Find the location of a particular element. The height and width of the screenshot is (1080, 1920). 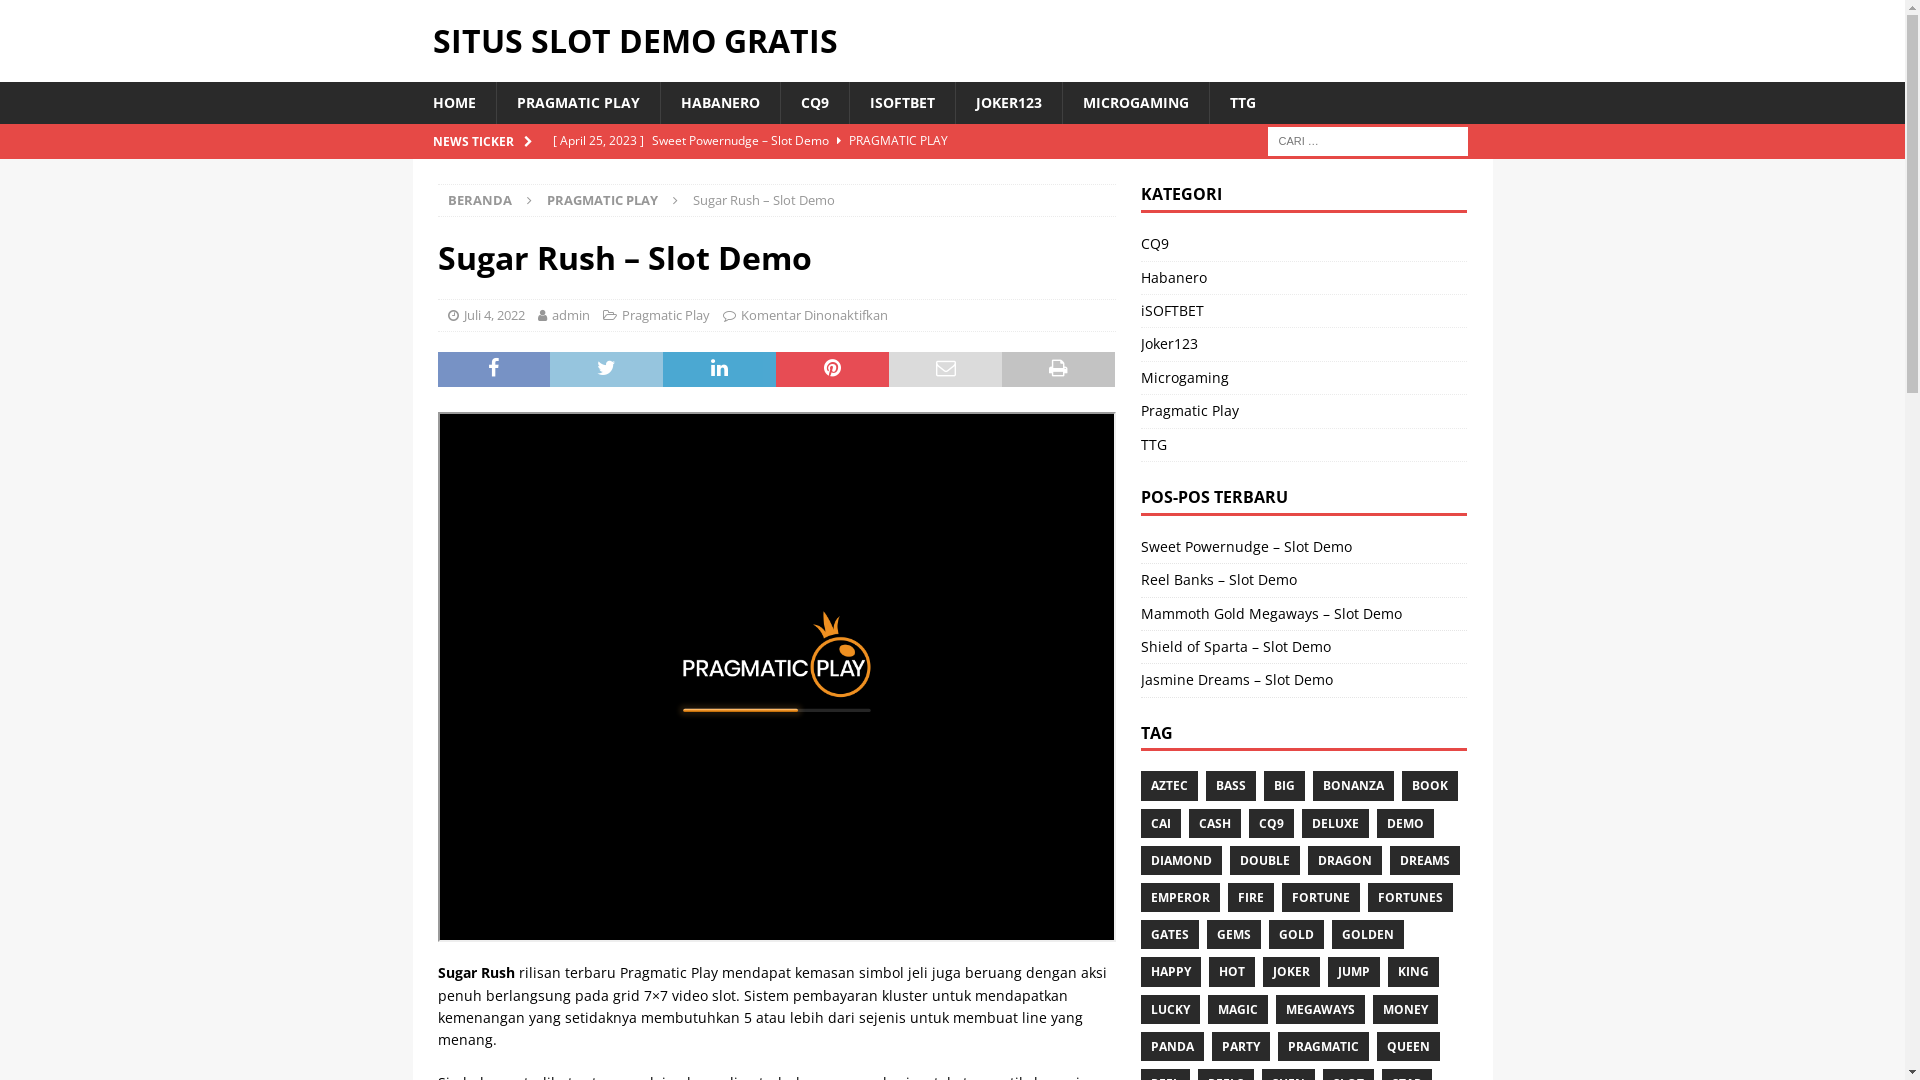

'BASS' is located at coordinates (1229, 784).